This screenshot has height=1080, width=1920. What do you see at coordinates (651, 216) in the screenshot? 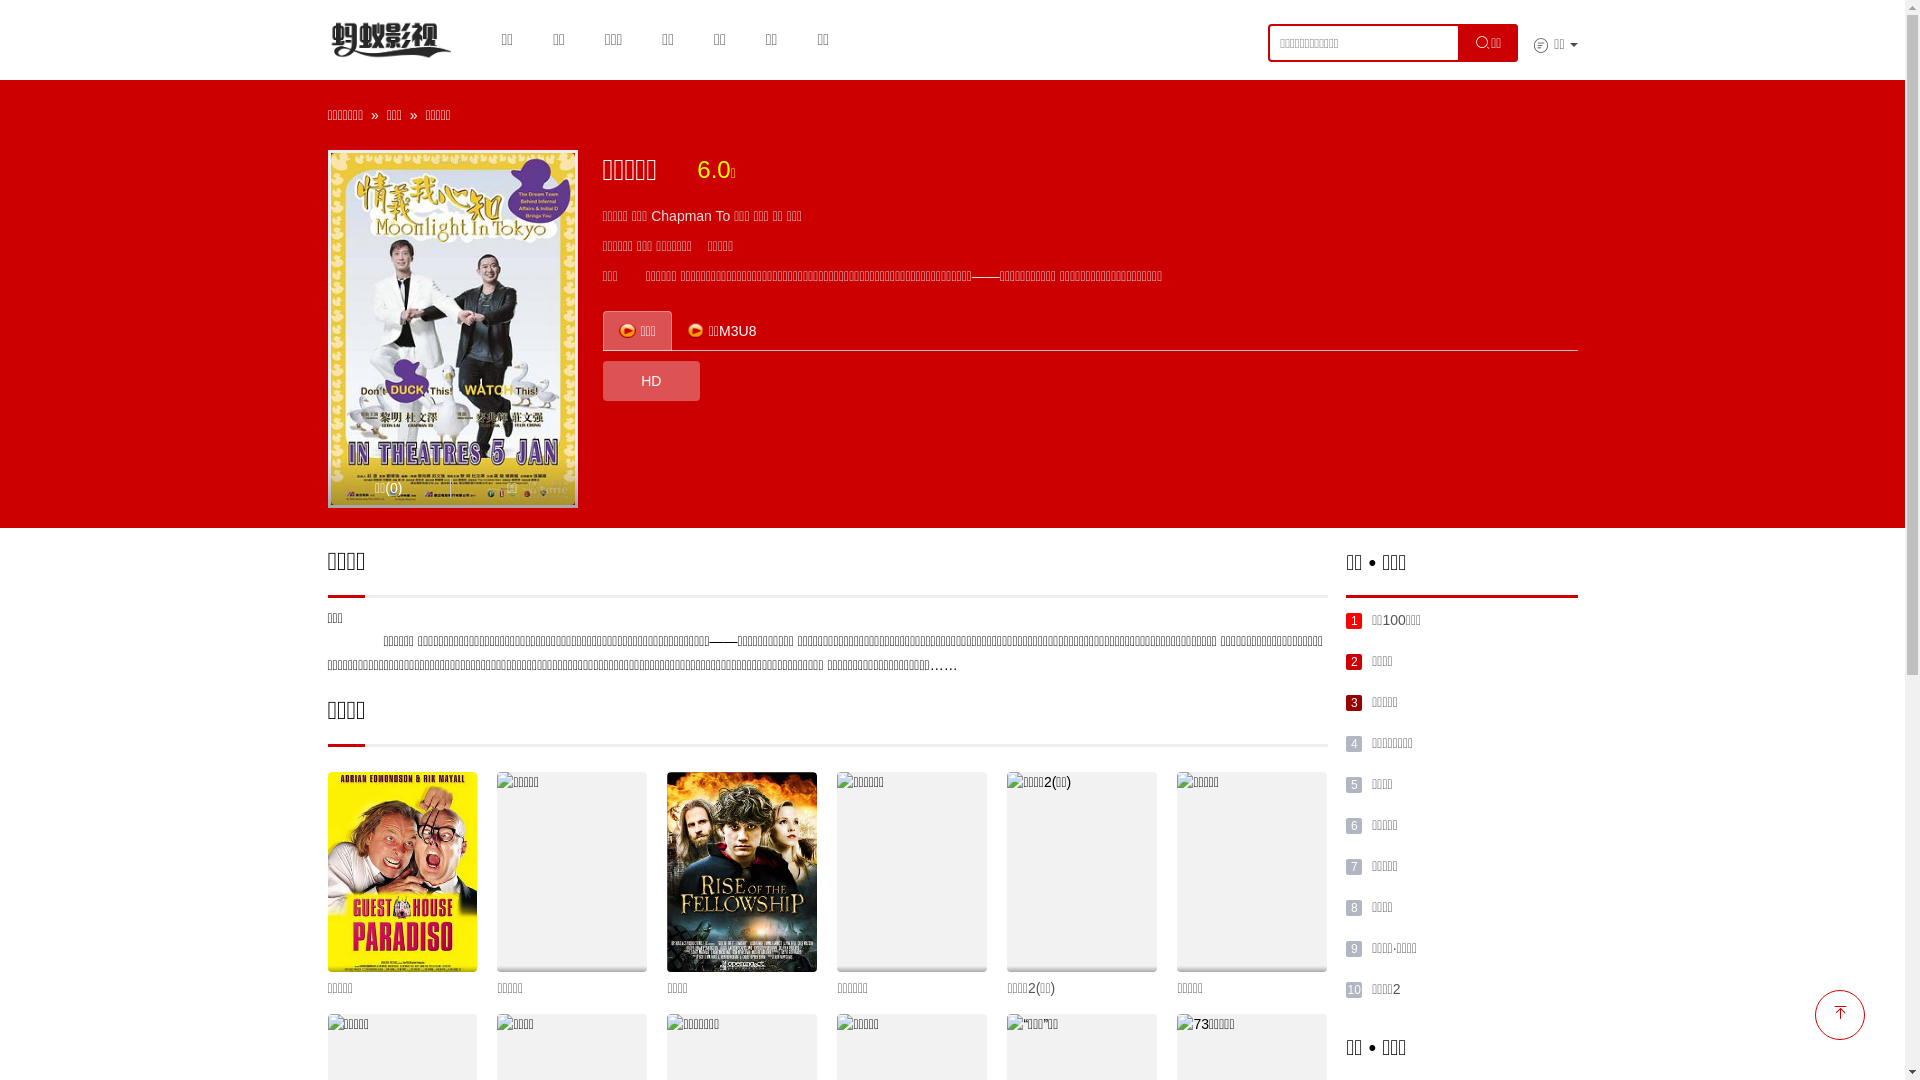
I see `'Chapman'` at bounding box center [651, 216].